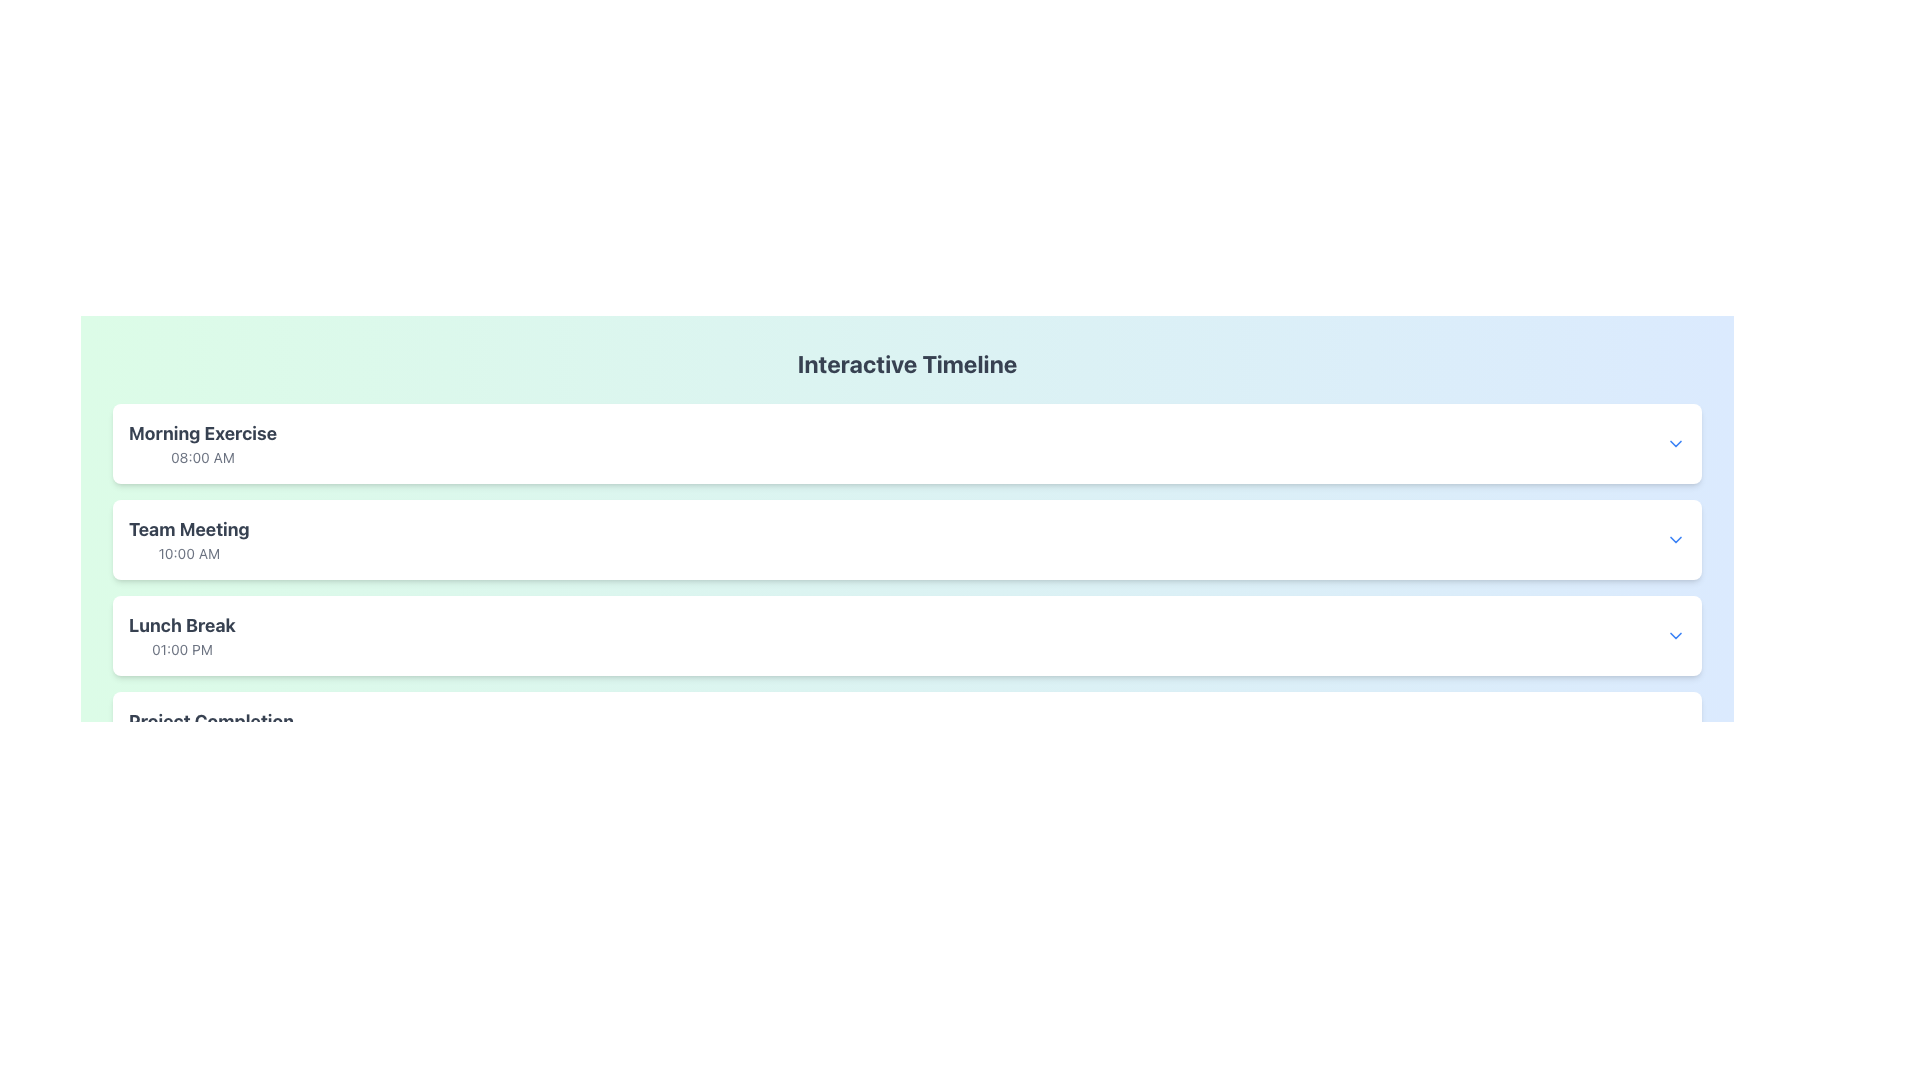 The image size is (1920, 1080). What do you see at coordinates (1675, 442) in the screenshot?
I see `the blue downward-pointing chevron icon button on the far-right side of the 'Morning Exercise 08:00 AM' row` at bounding box center [1675, 442].